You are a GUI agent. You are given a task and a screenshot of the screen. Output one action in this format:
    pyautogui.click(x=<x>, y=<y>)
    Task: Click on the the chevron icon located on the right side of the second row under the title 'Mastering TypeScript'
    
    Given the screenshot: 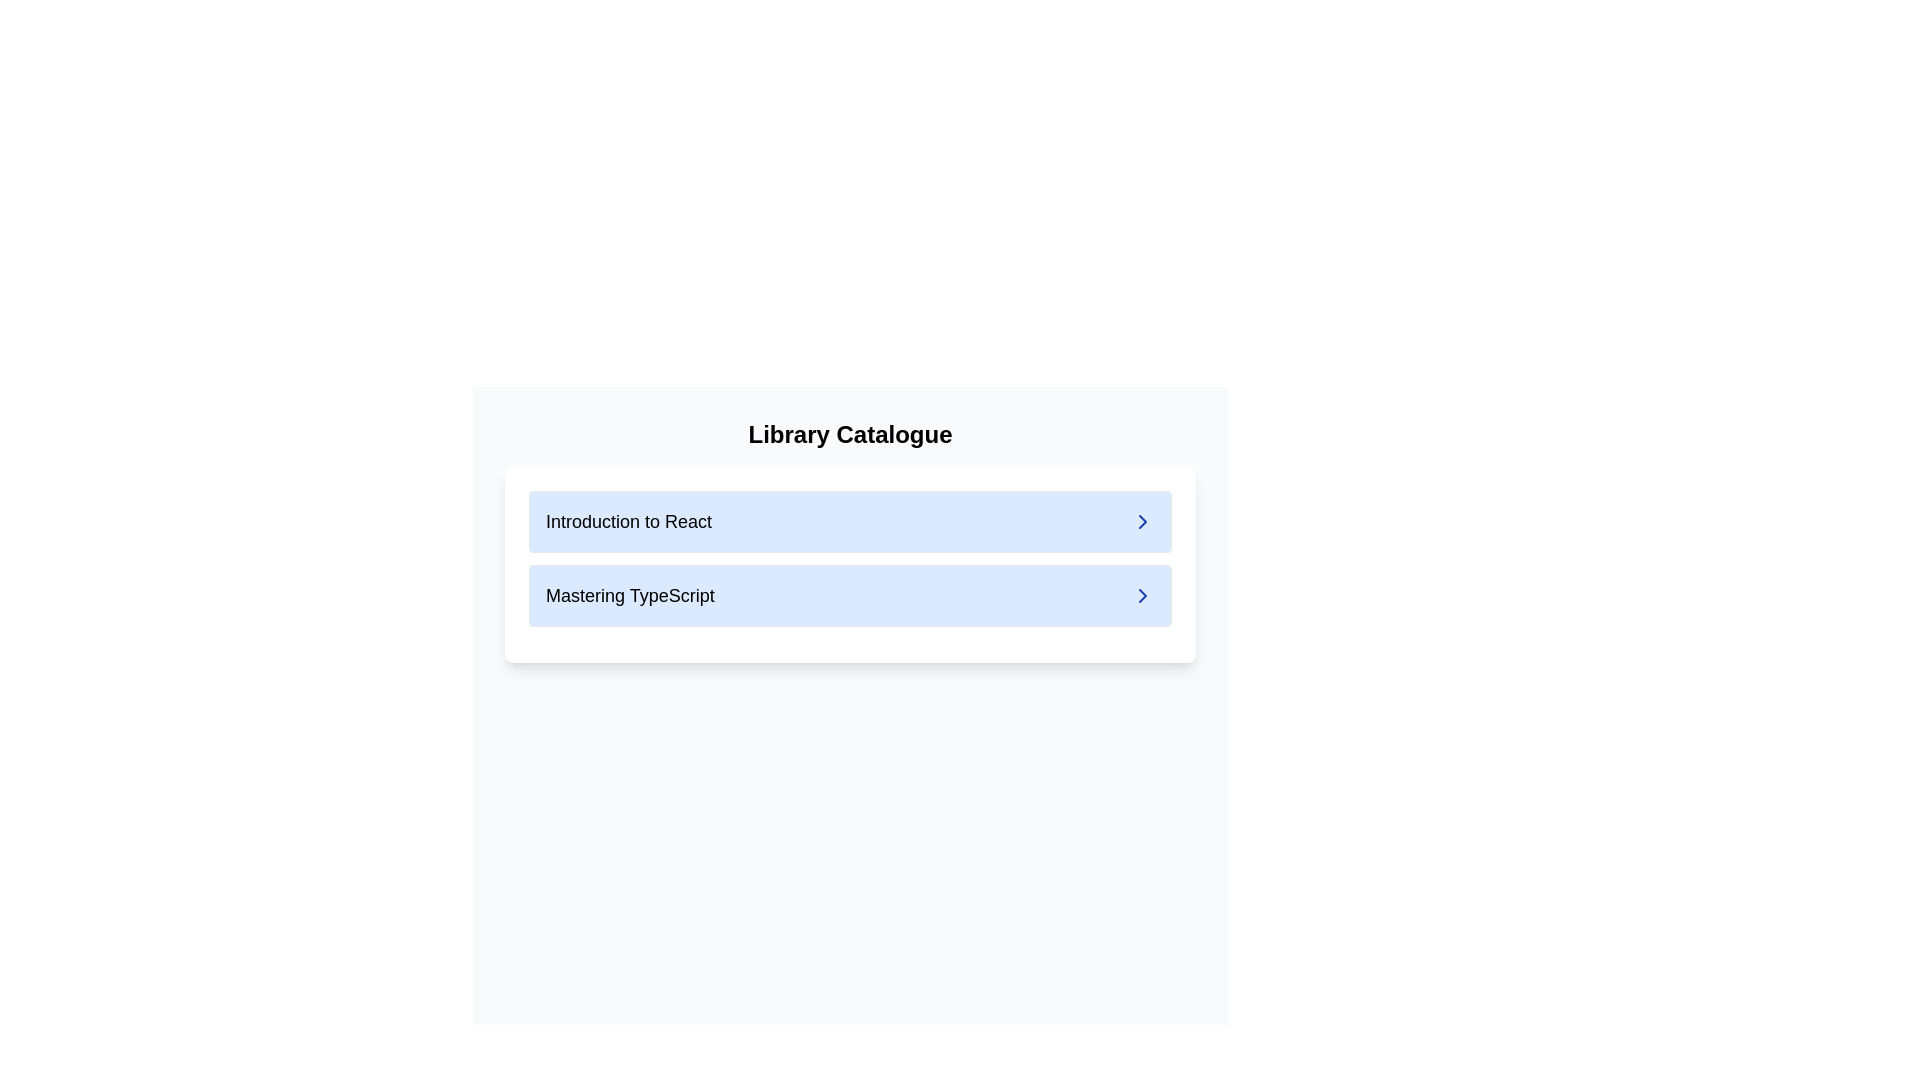 What is the action you would take?
    pyautogui.click(x=1142, y=595)
    